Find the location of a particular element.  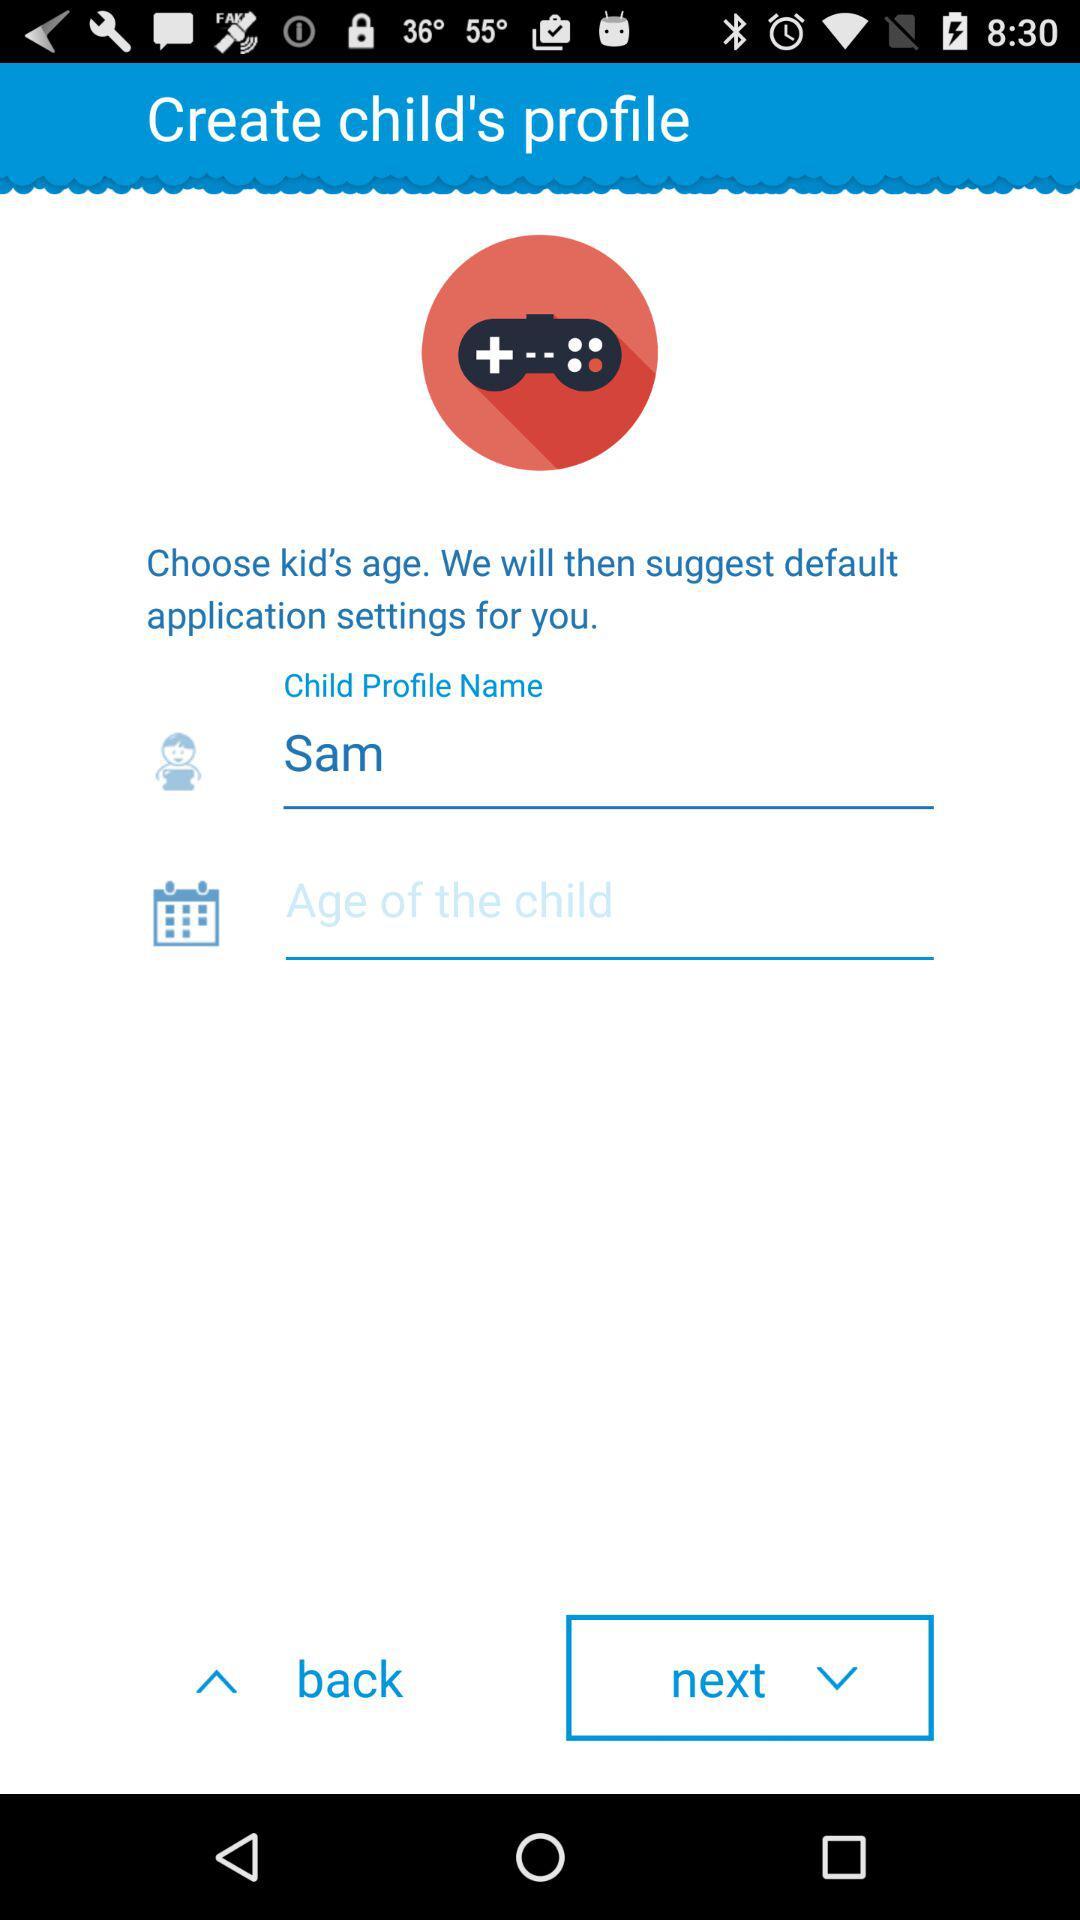

the icon next to the next button is located at coordinates (329, 1677).